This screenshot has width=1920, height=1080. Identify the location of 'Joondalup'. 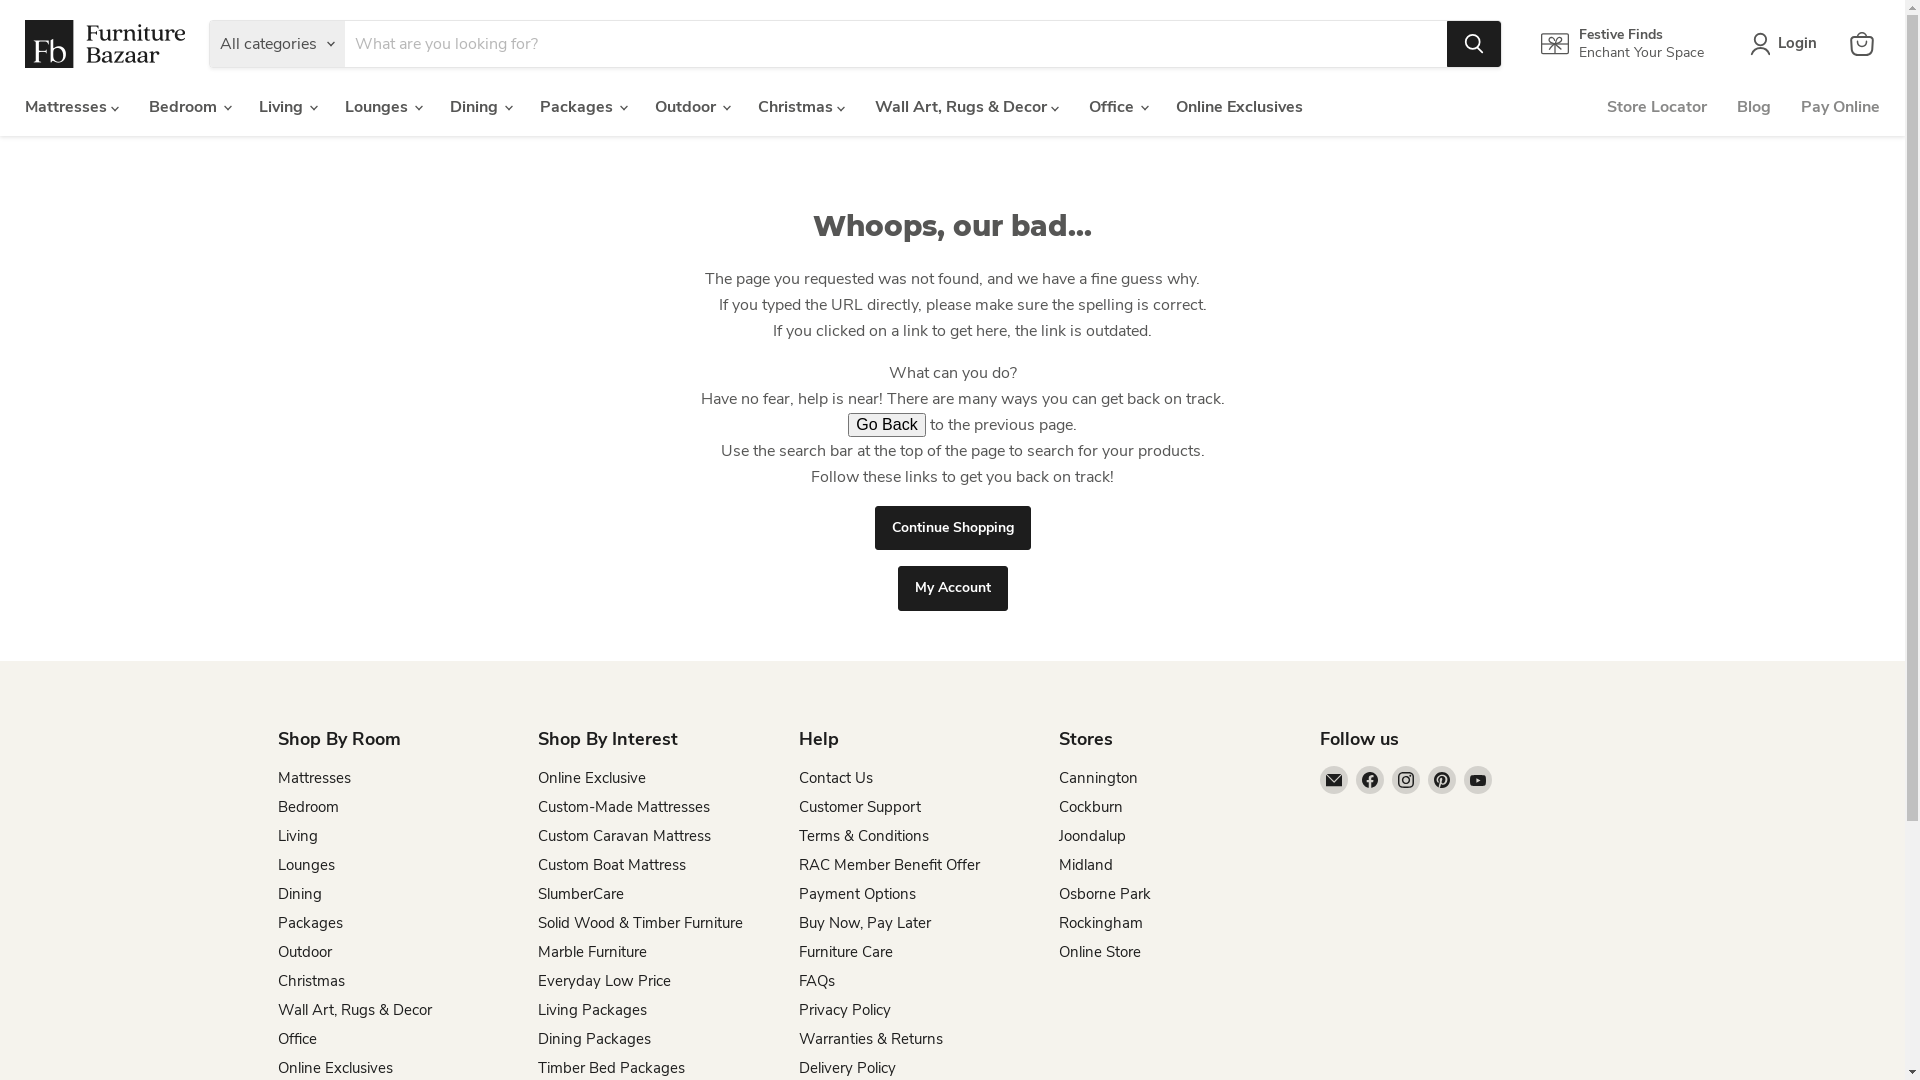
(1091, 836).